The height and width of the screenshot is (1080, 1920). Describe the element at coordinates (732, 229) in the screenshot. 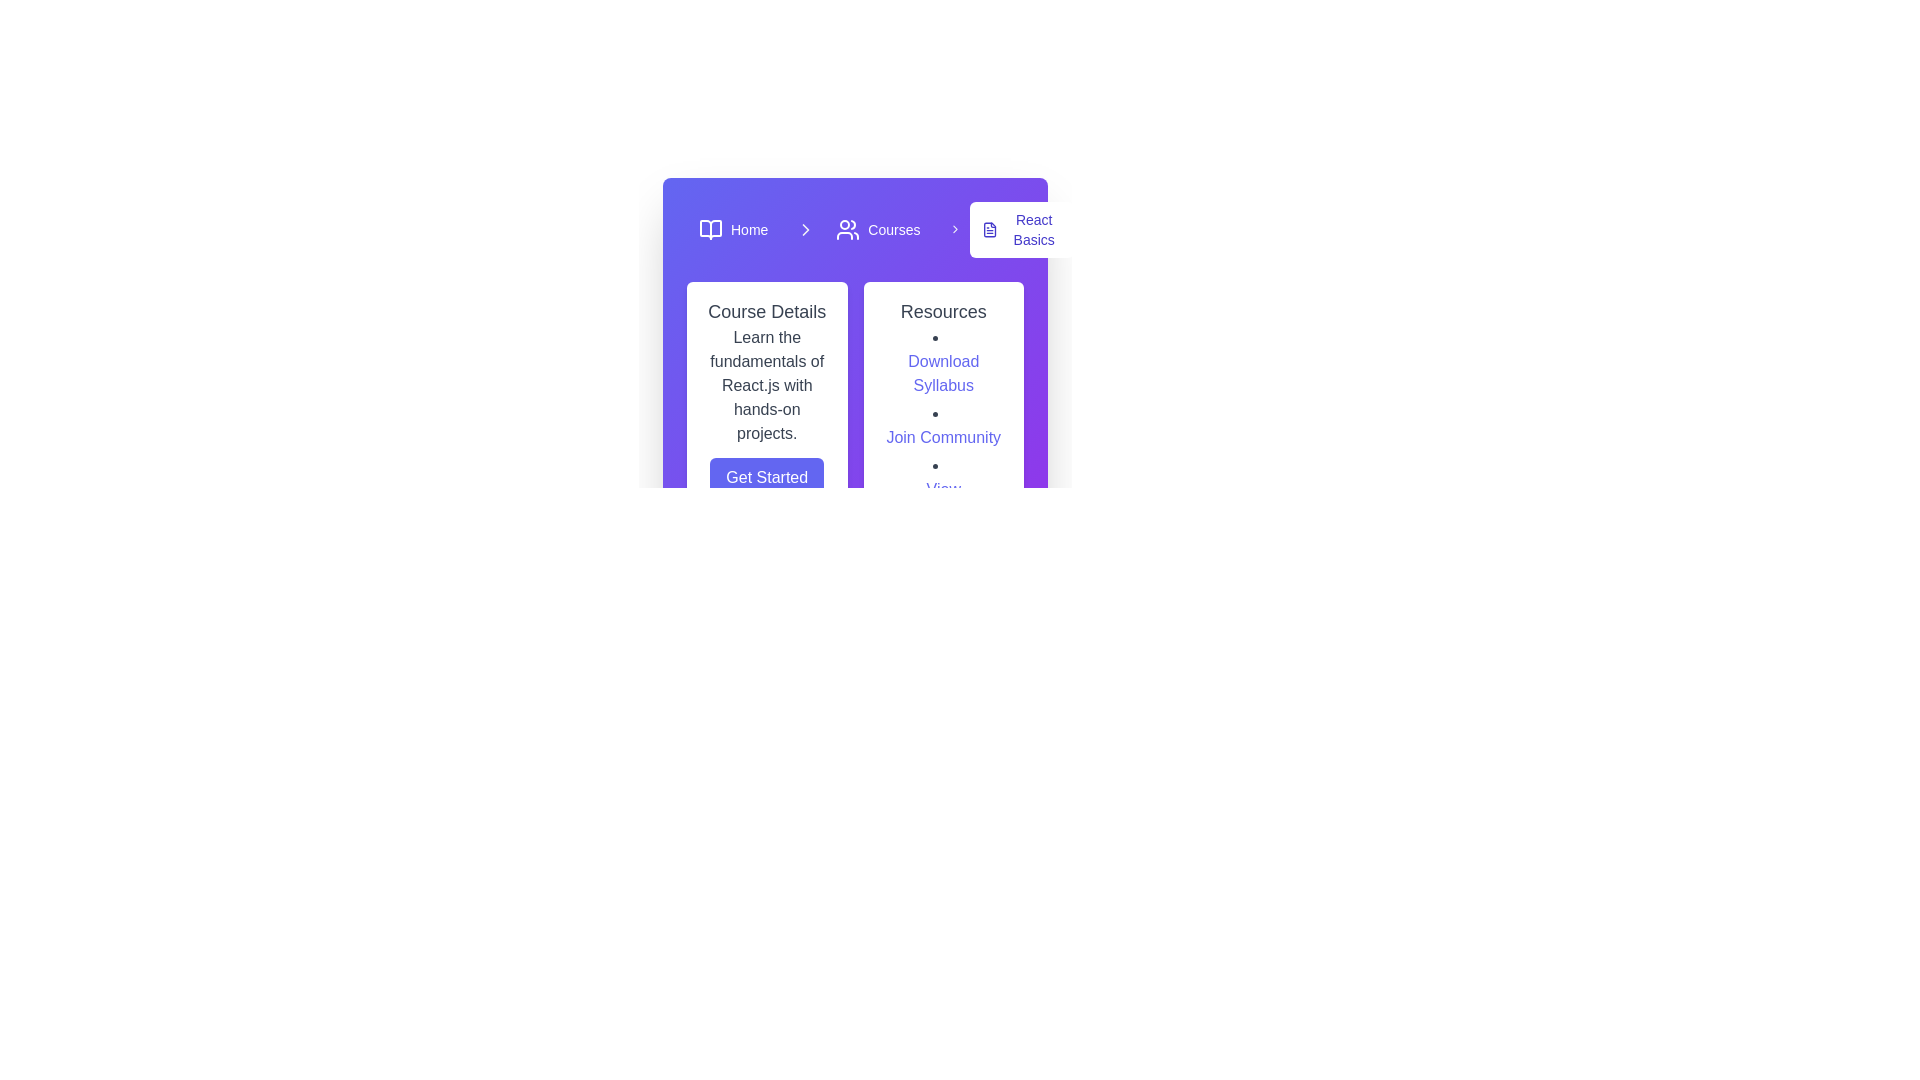

I see `the 'Home' navigation button, which is styled with a purple background and white text, to trigger the hover effect` at that location.